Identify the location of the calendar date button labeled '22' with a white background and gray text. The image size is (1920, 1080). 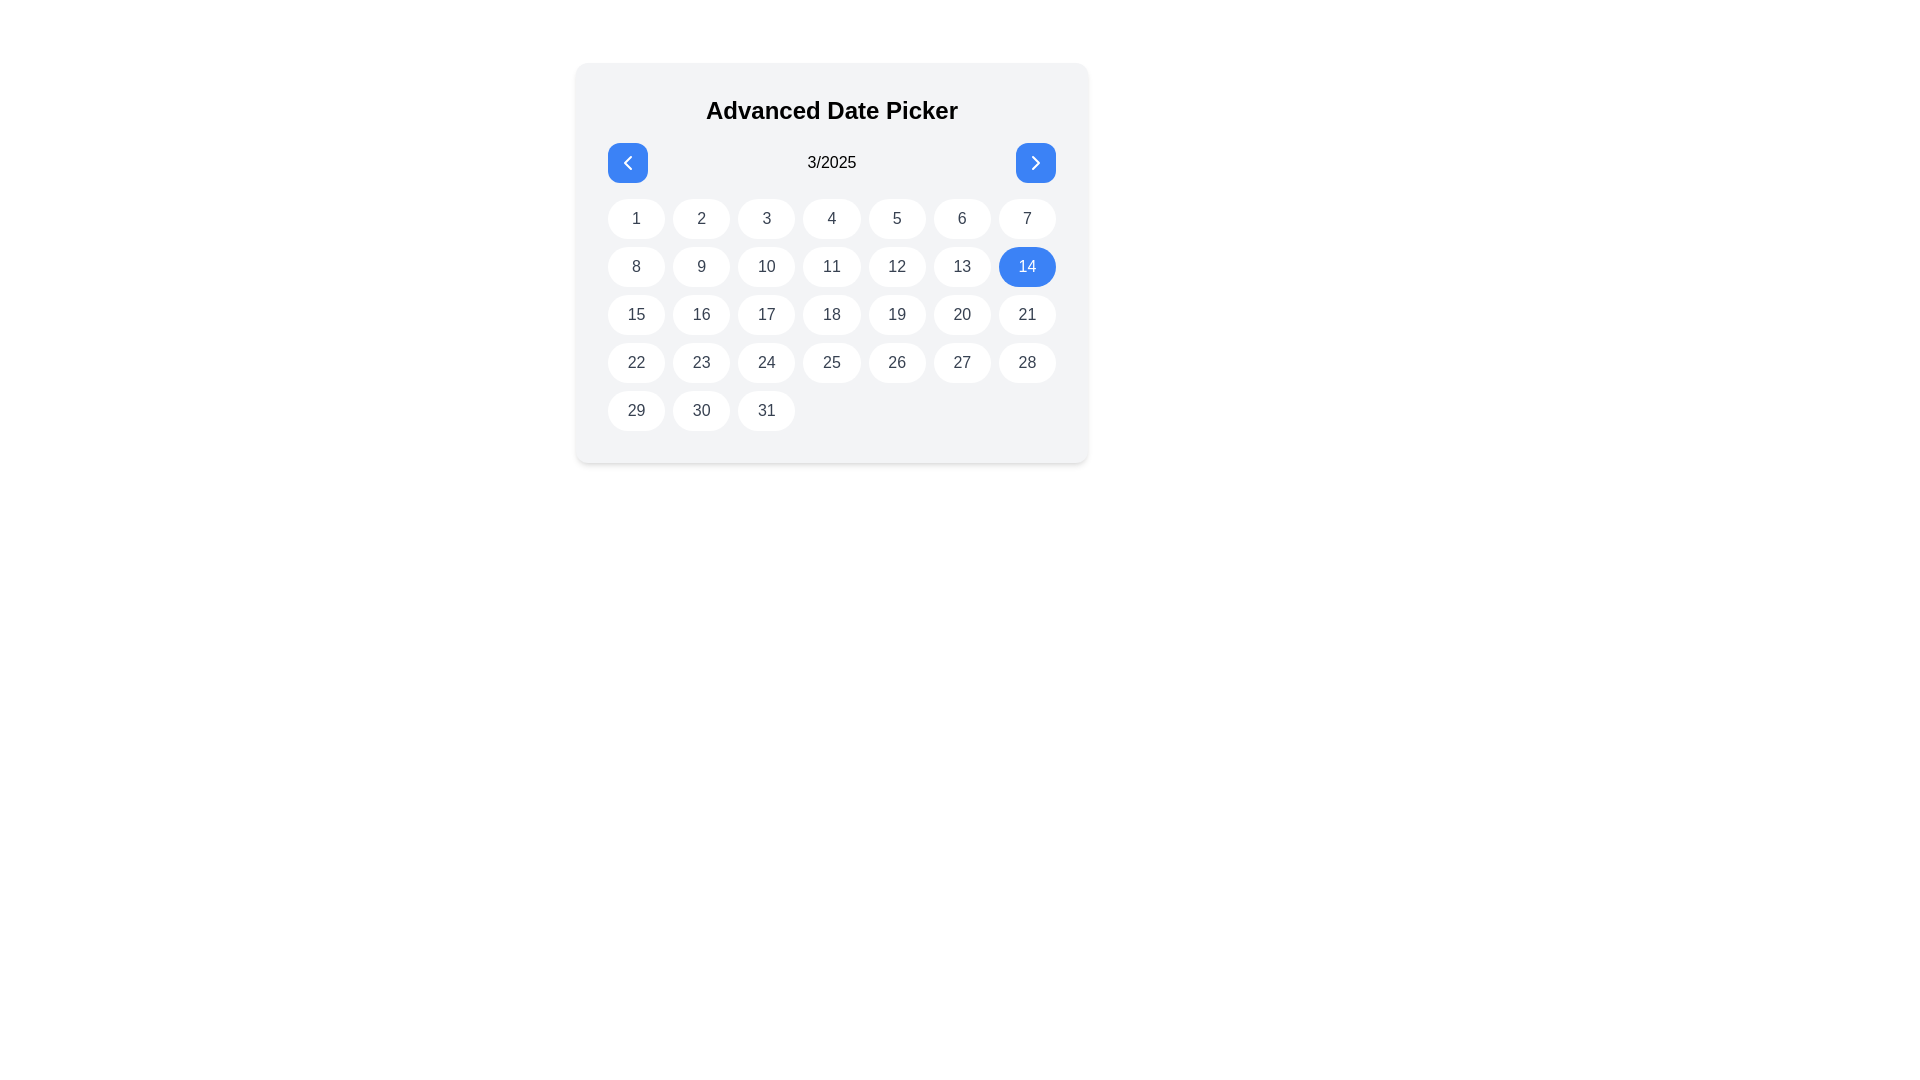
(635, 362).